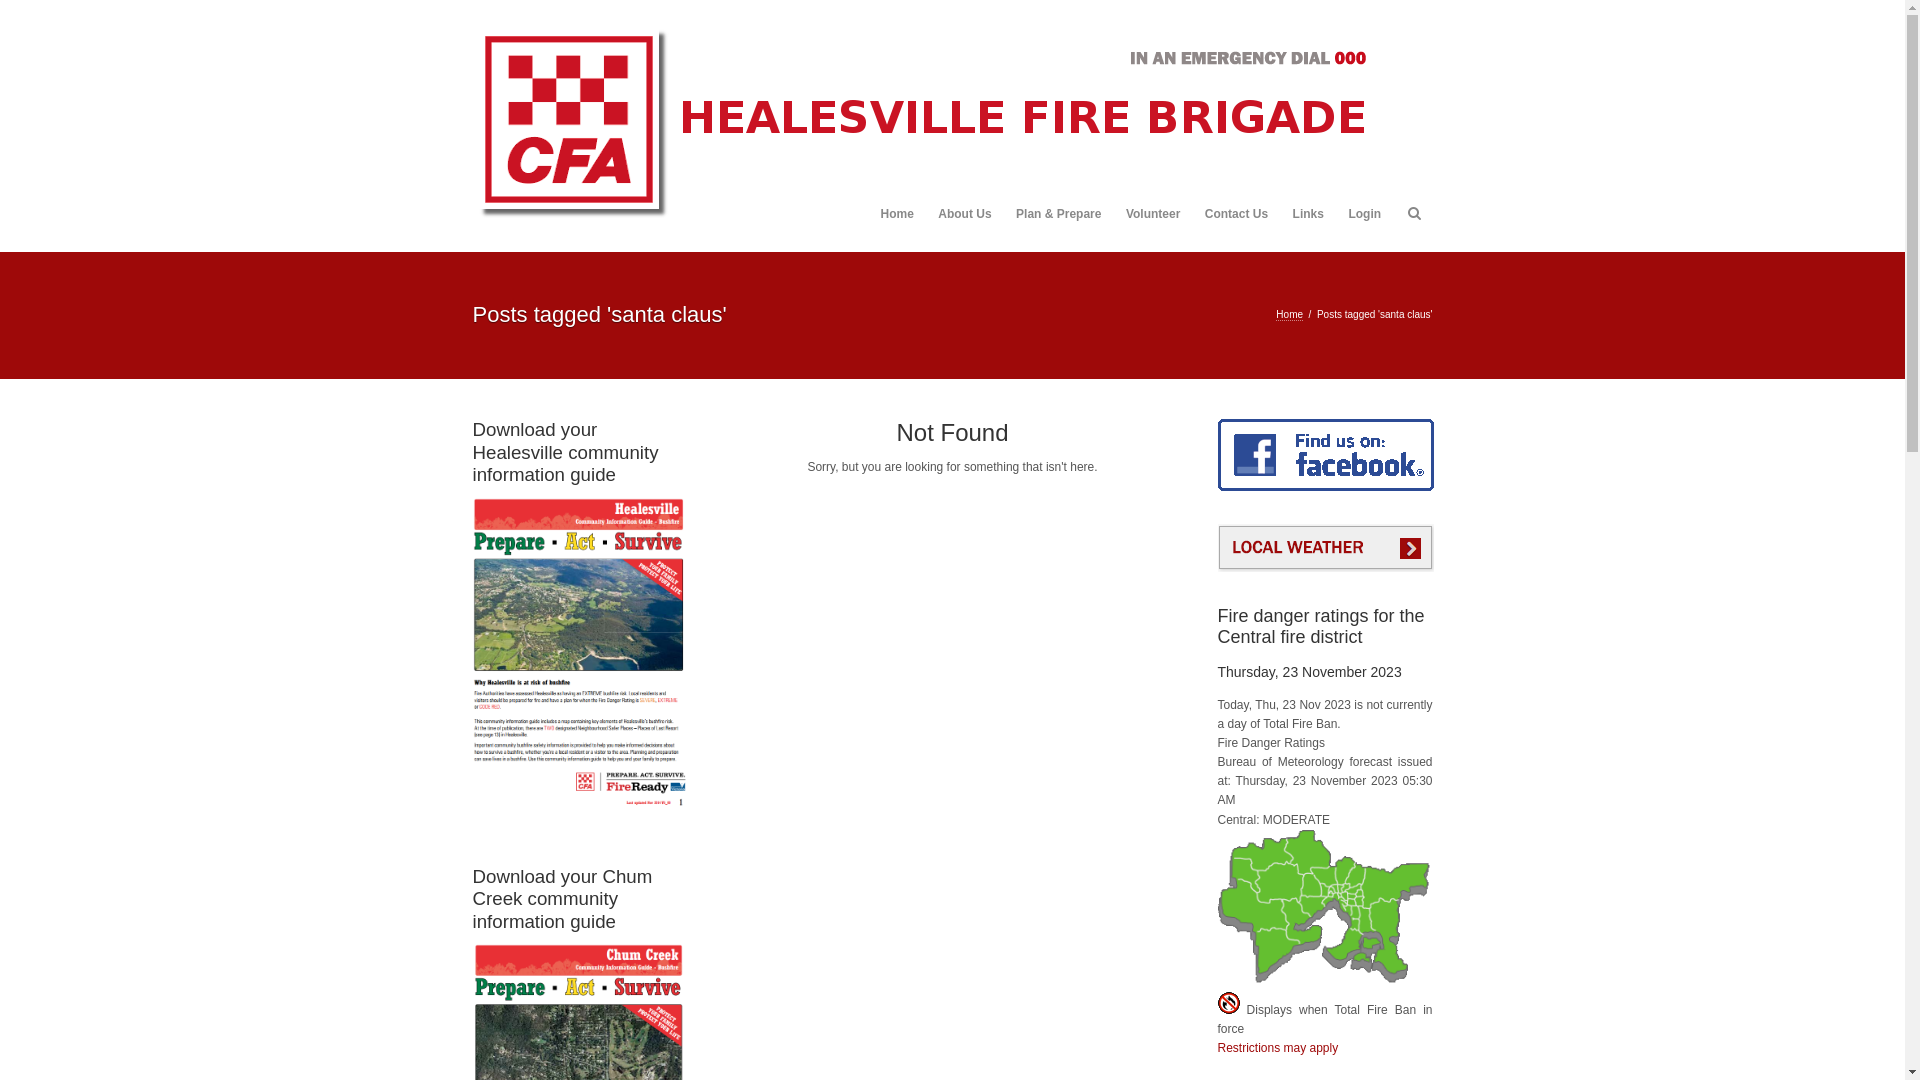 The width and height of the screenshot is (1920, 1080). What do you see at coordinates (1338, 214) in the screenshot?
I see `'Login'` at bounding box center [1338, 214].